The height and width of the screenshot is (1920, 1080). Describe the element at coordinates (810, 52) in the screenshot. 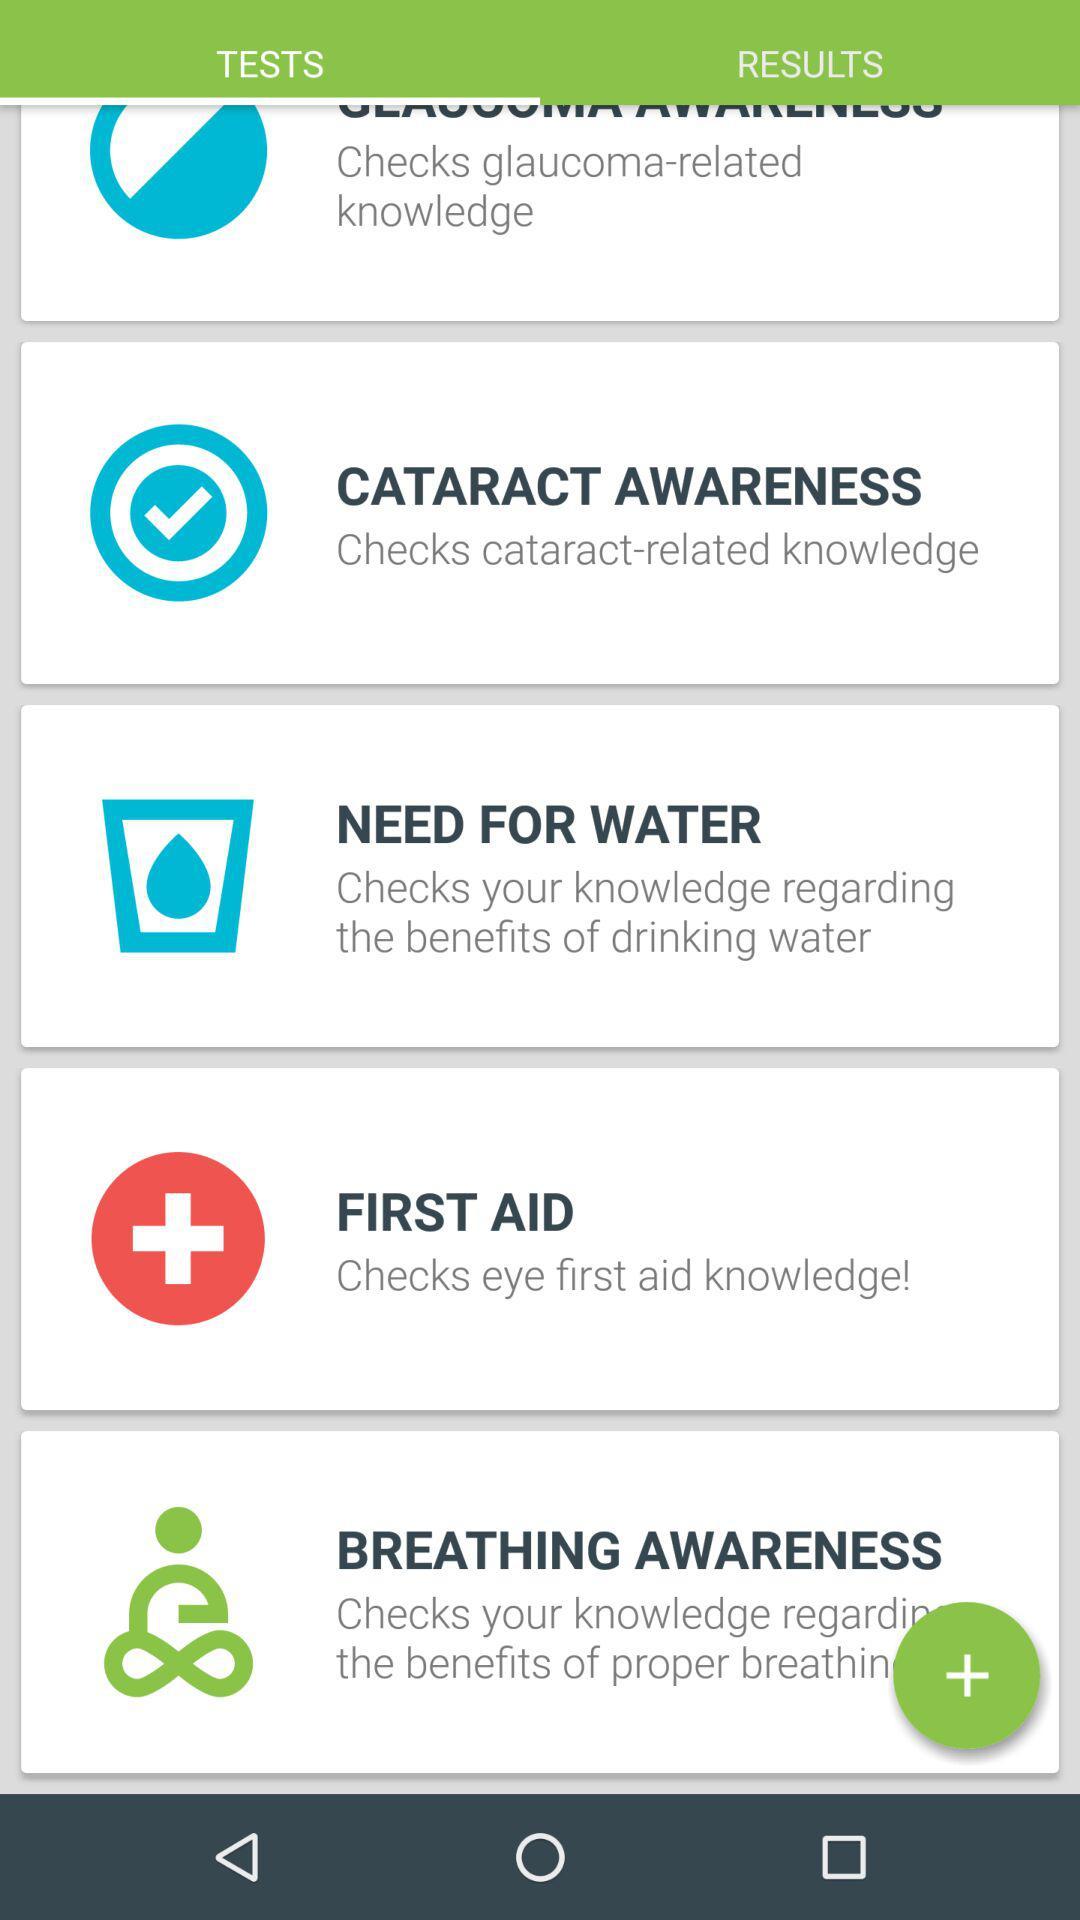

I see `the icon to the right of tests` at that location.